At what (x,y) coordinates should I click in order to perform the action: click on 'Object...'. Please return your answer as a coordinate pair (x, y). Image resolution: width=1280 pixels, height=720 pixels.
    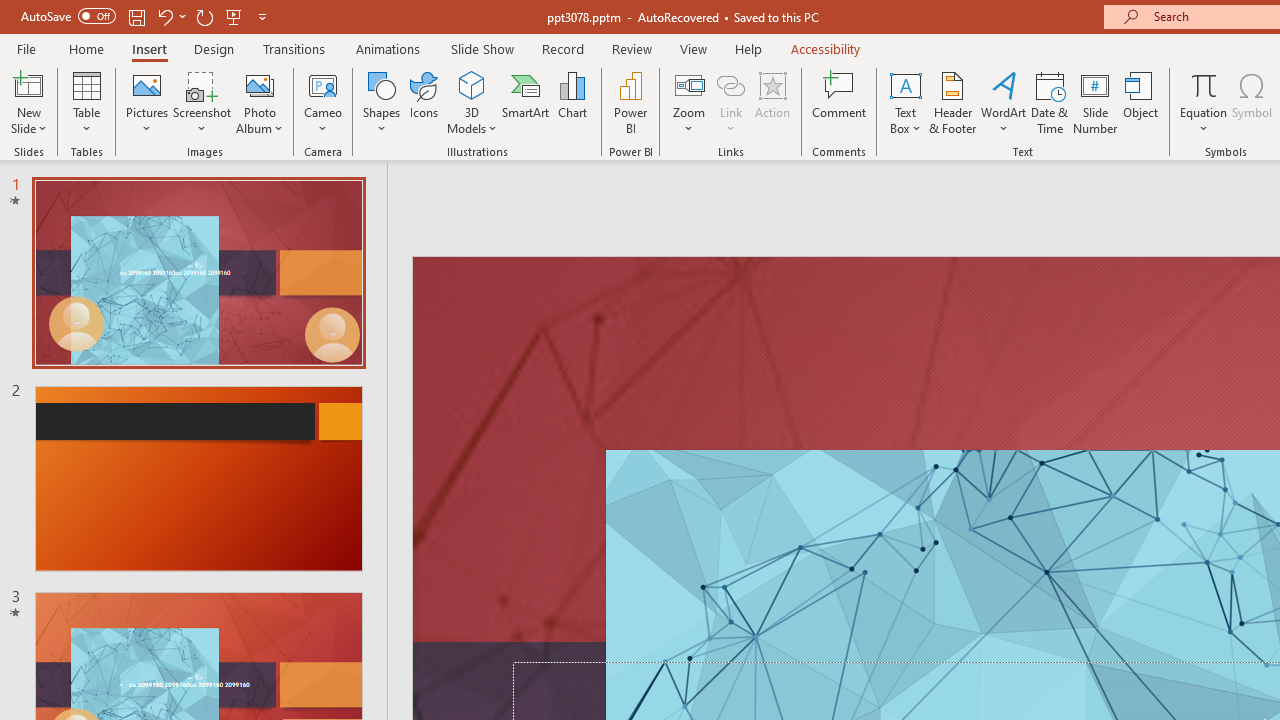
    Looking at the image, I should click on (1141, 103).